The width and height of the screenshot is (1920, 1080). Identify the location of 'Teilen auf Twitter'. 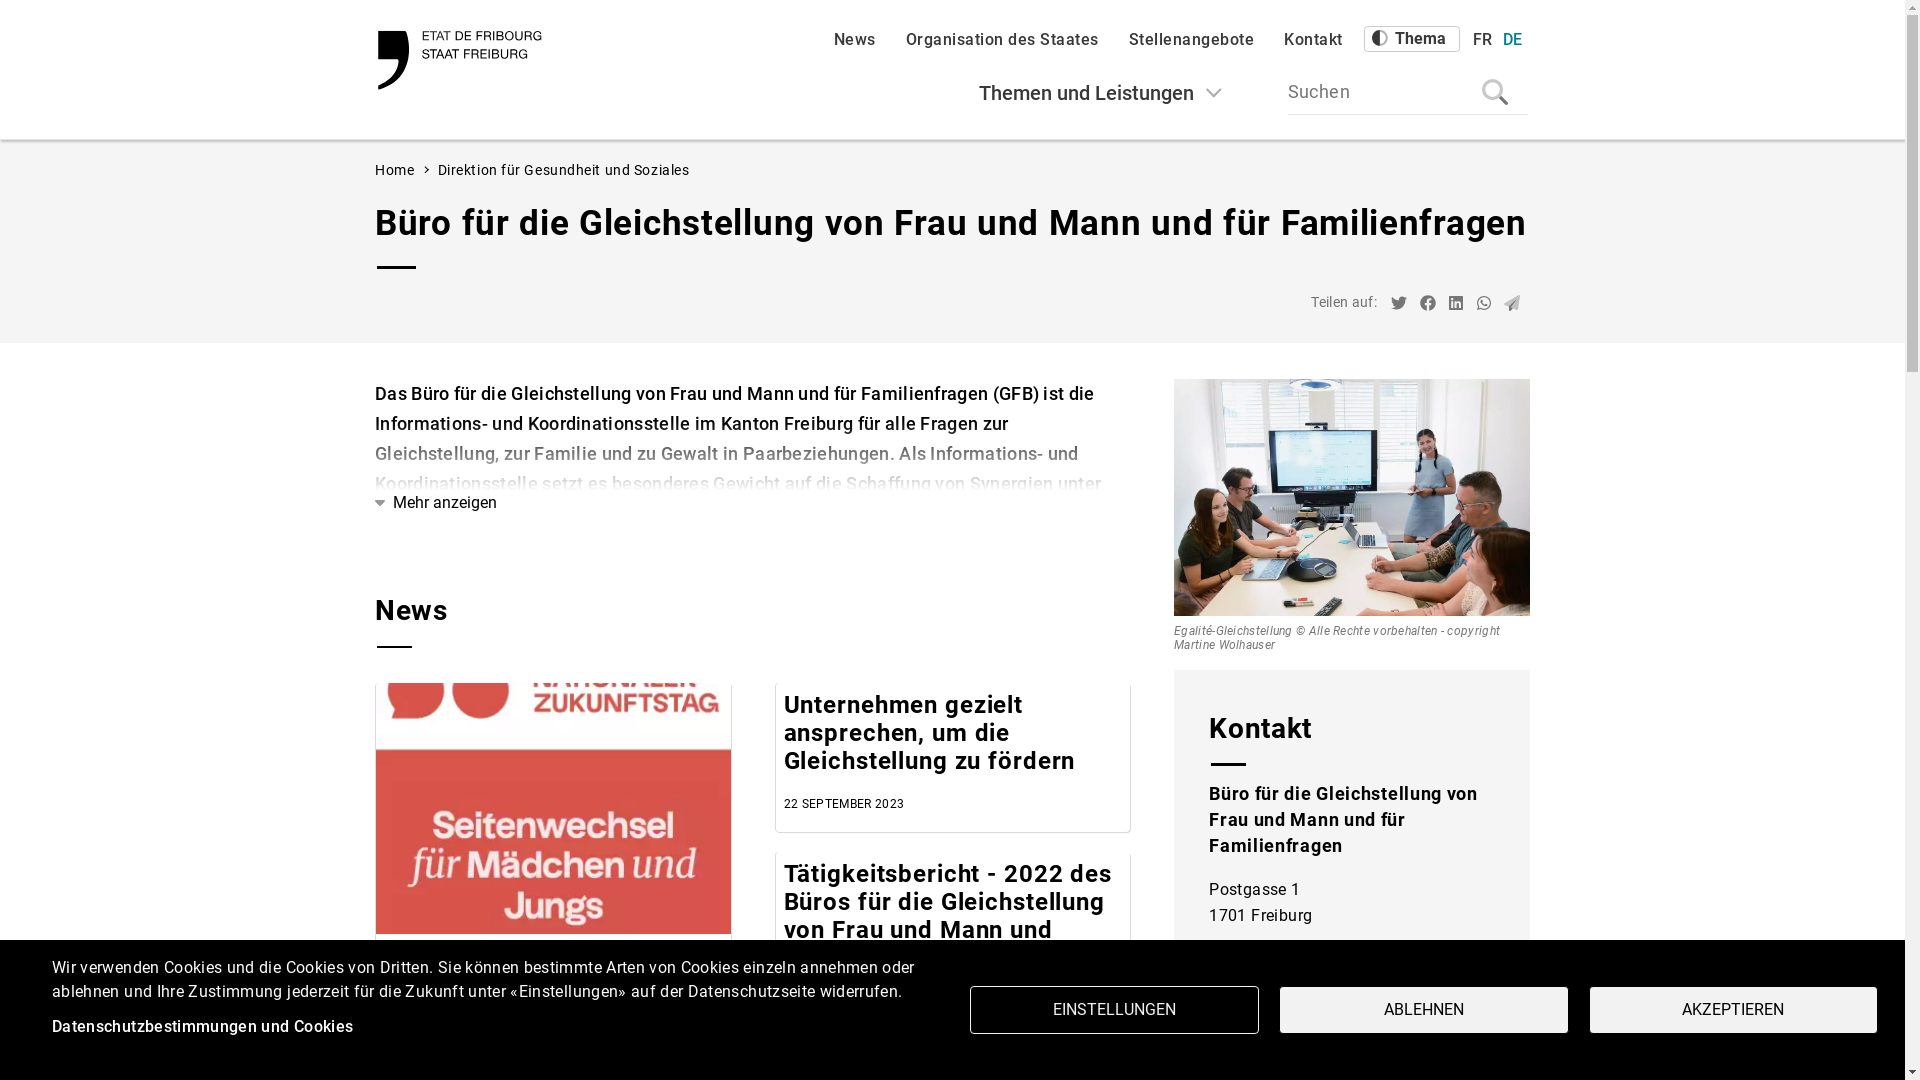
(1397, 304).